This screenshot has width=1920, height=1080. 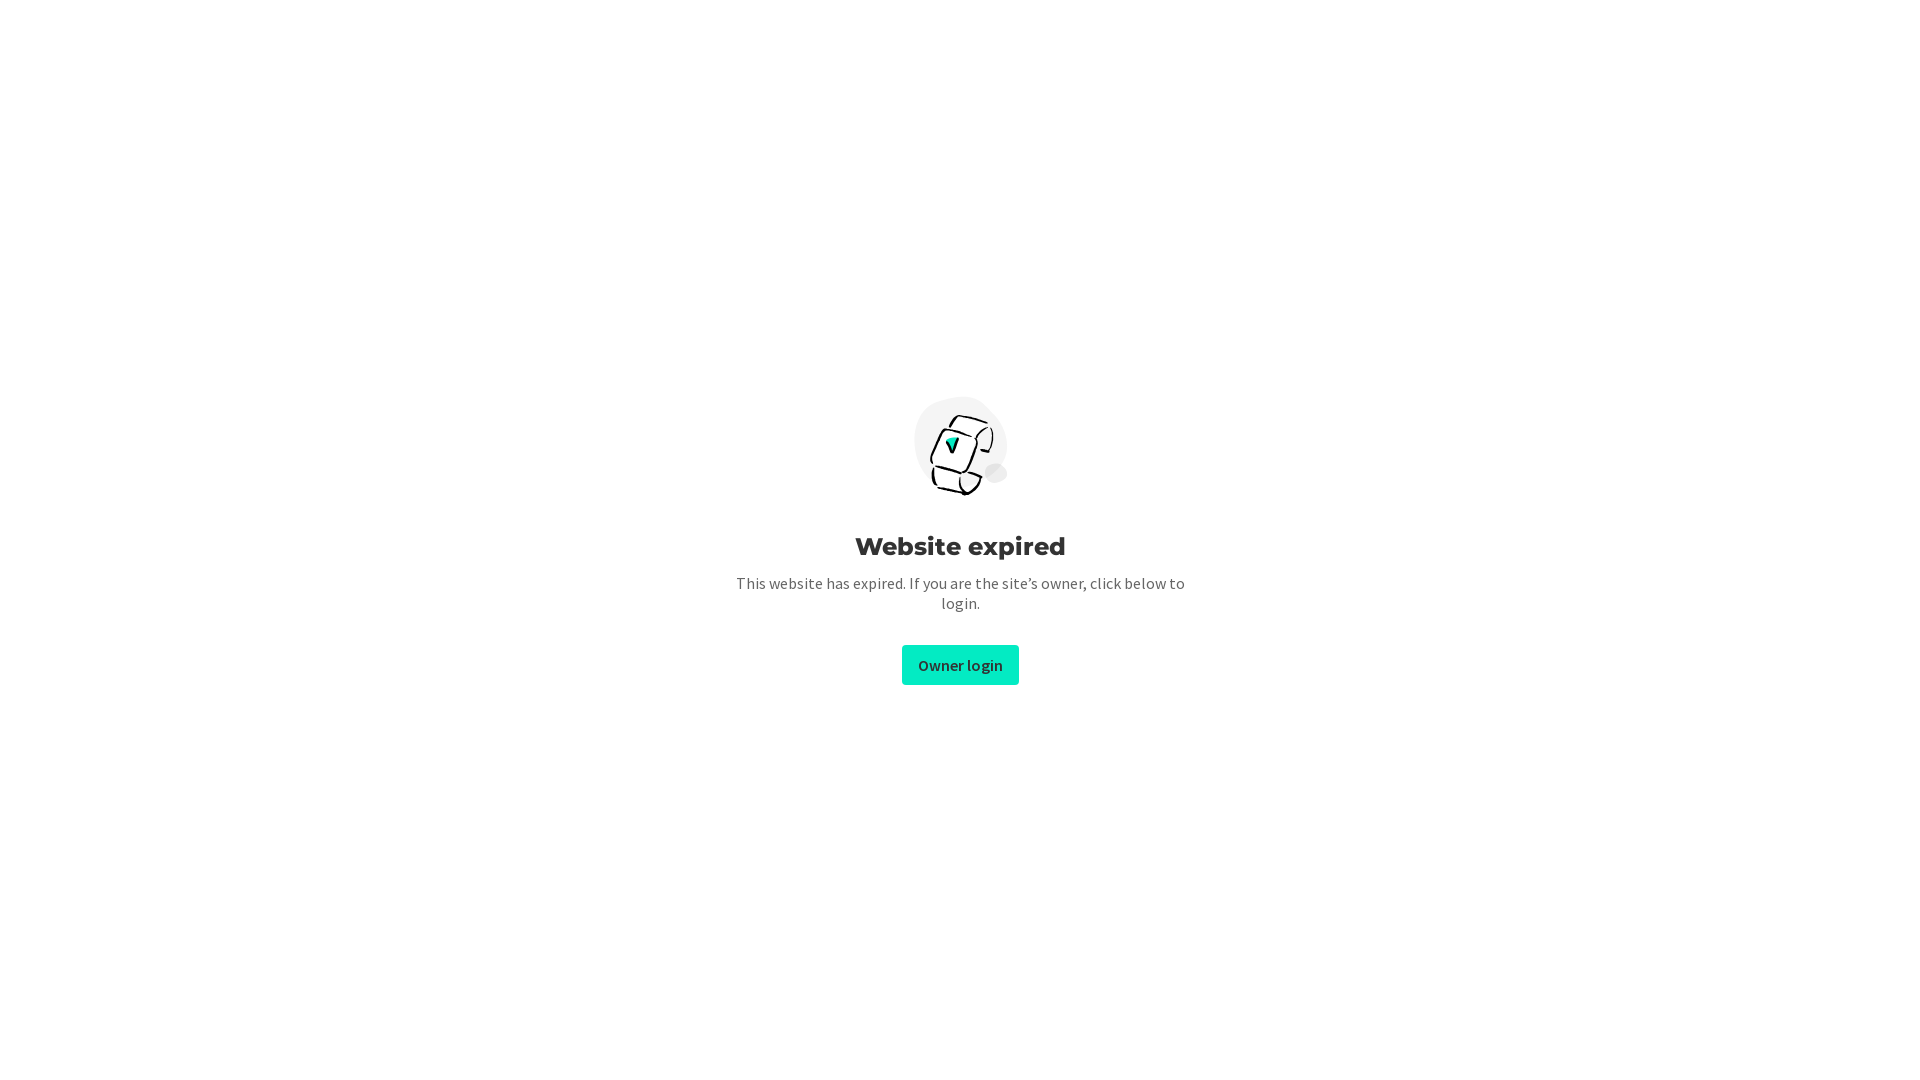 What do you see at coordinates (960, 664) in the screenshot?
I see `'Owner login'` at bounding box center [960, 664].